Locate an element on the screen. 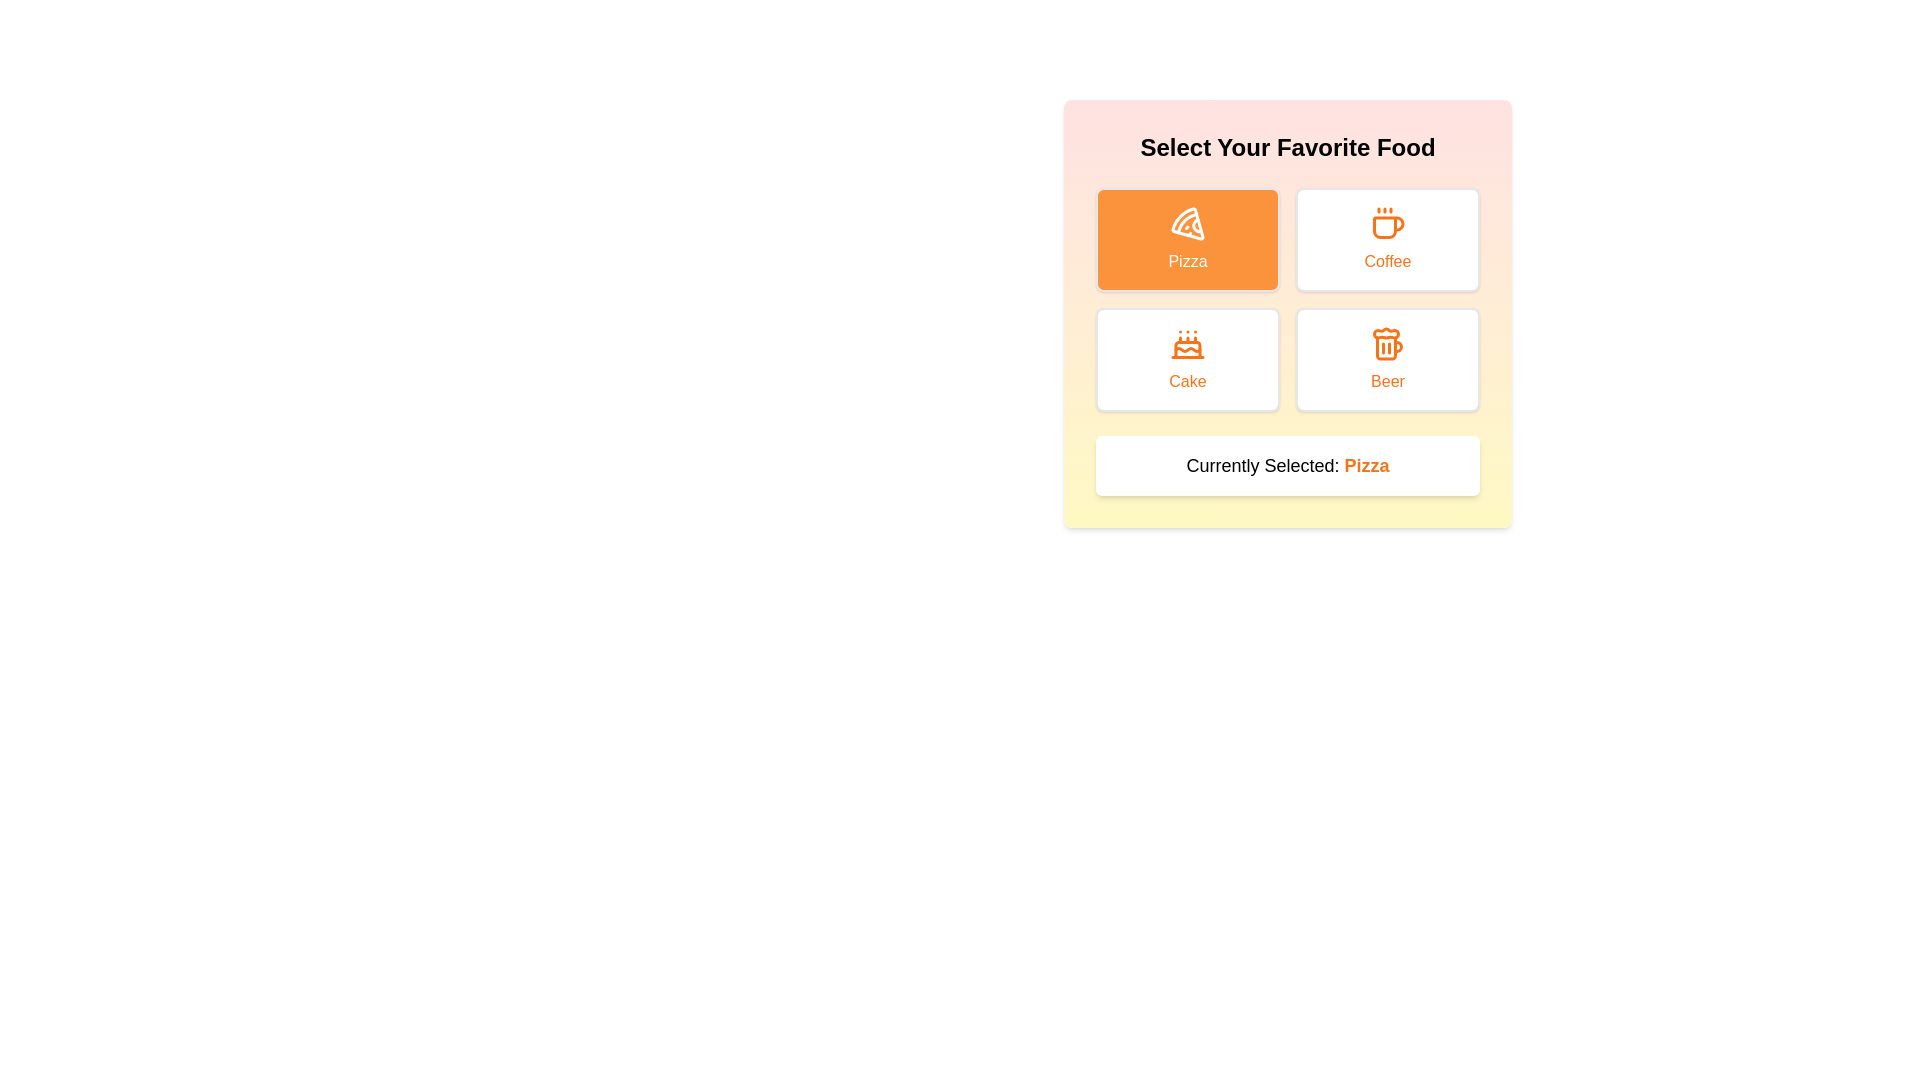 The width and height of the screenshot is (1920, 1080). the food item Pizza by clicking its button is located at coordinates (1188, 238).